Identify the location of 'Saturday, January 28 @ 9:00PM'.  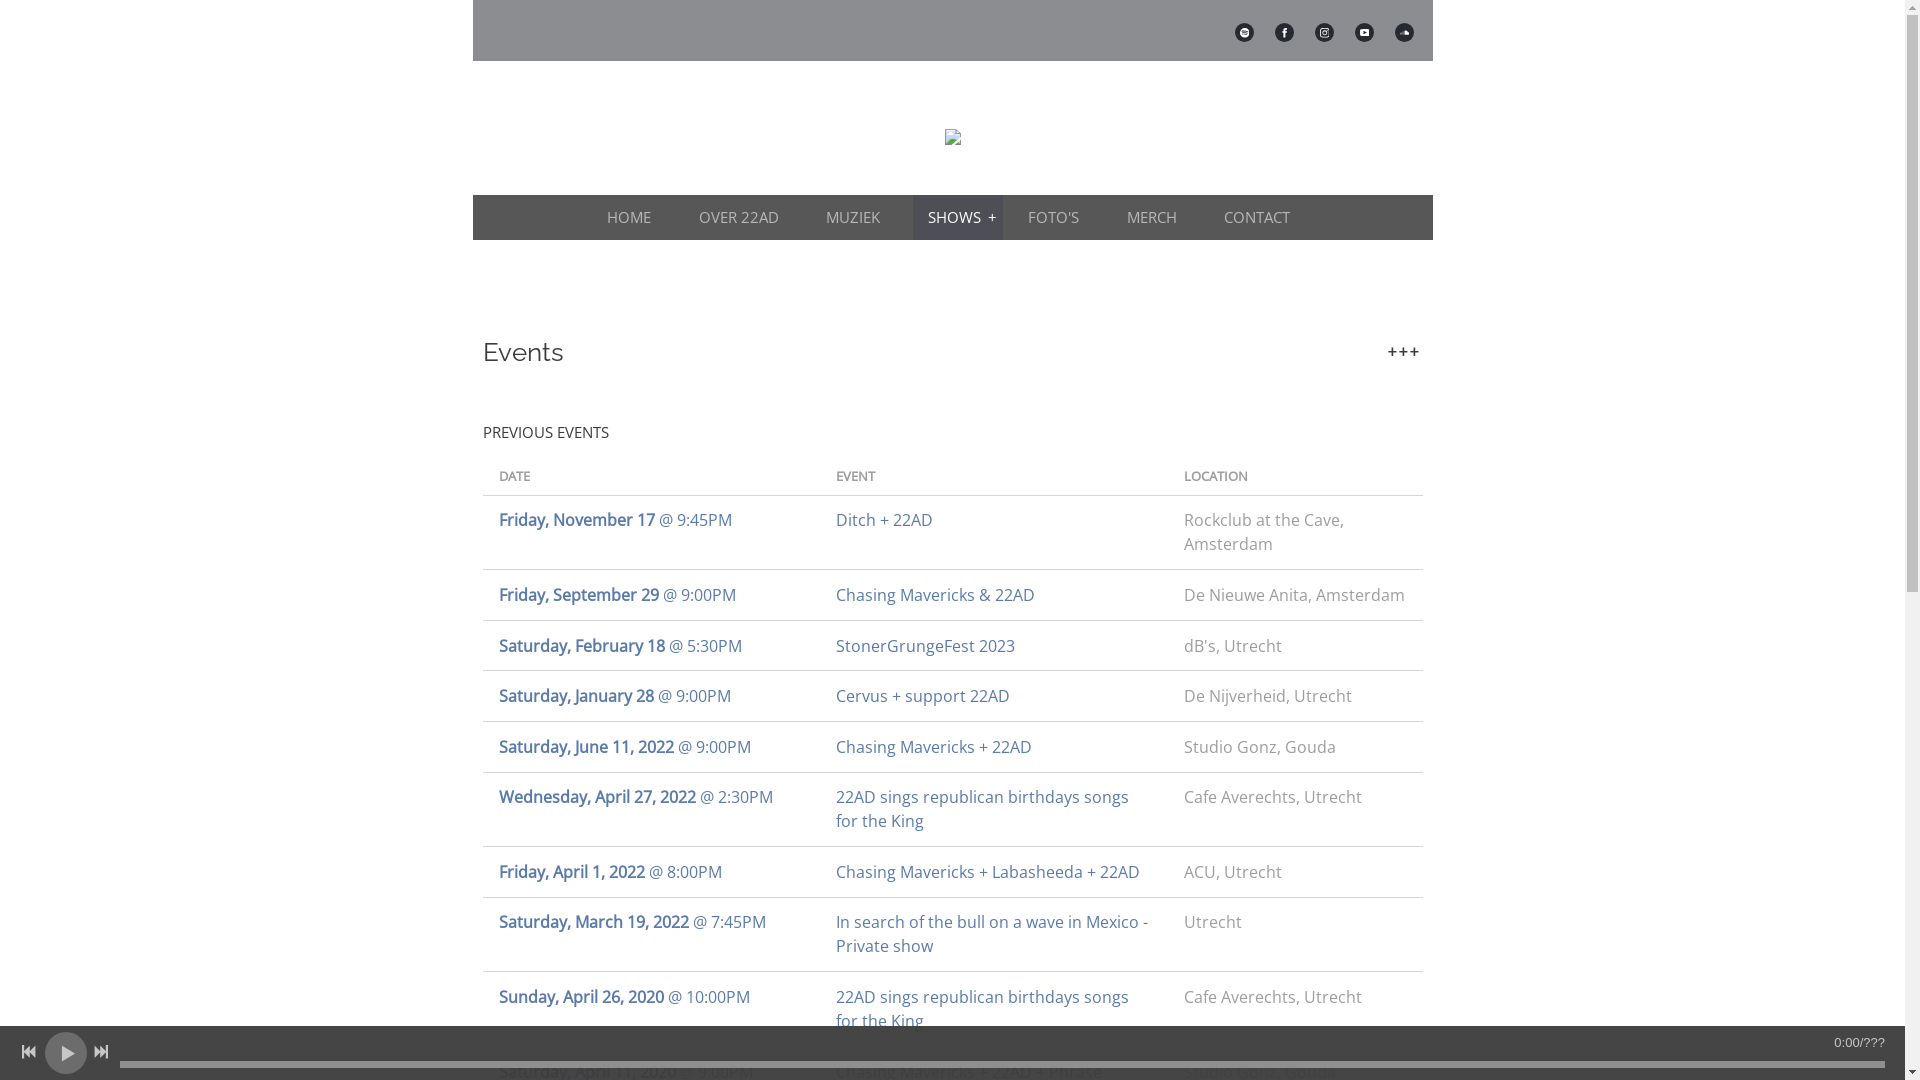
(650, 694).